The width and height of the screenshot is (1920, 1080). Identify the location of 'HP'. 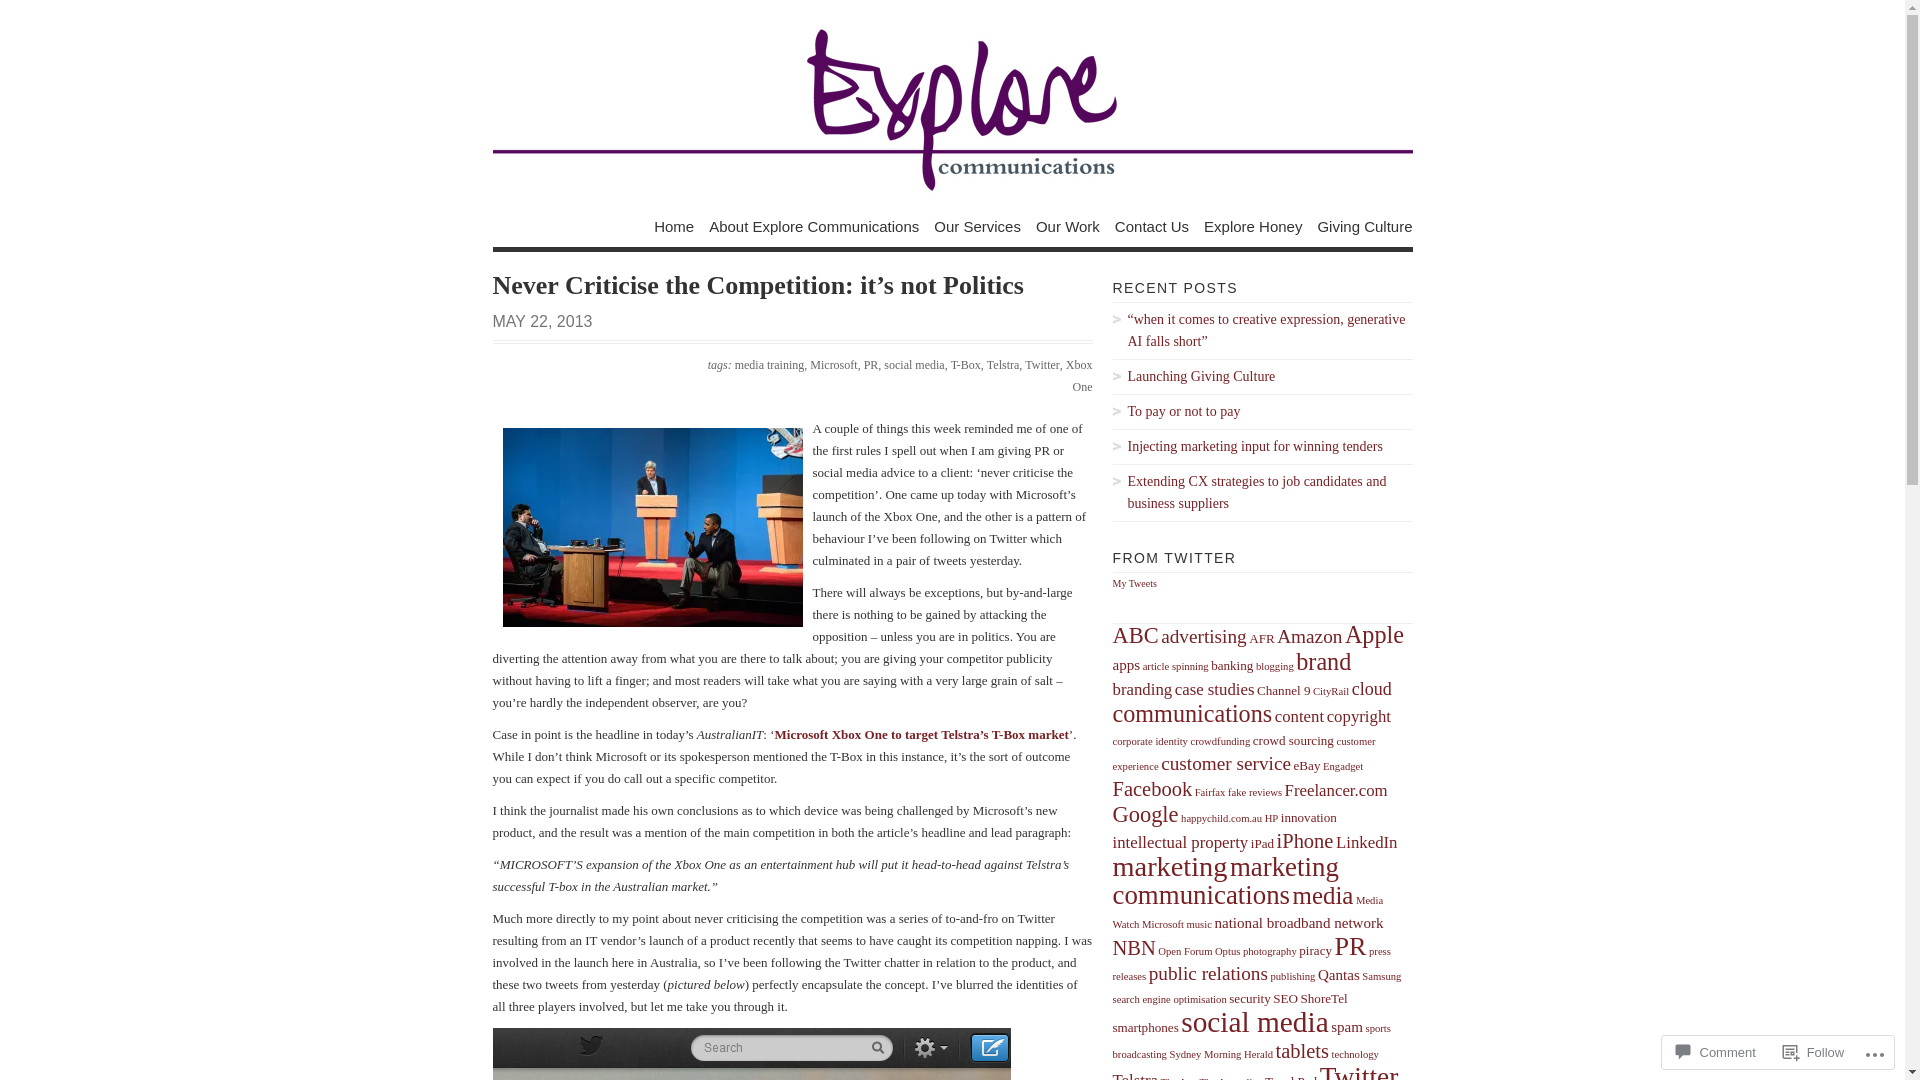
(1271, 818).